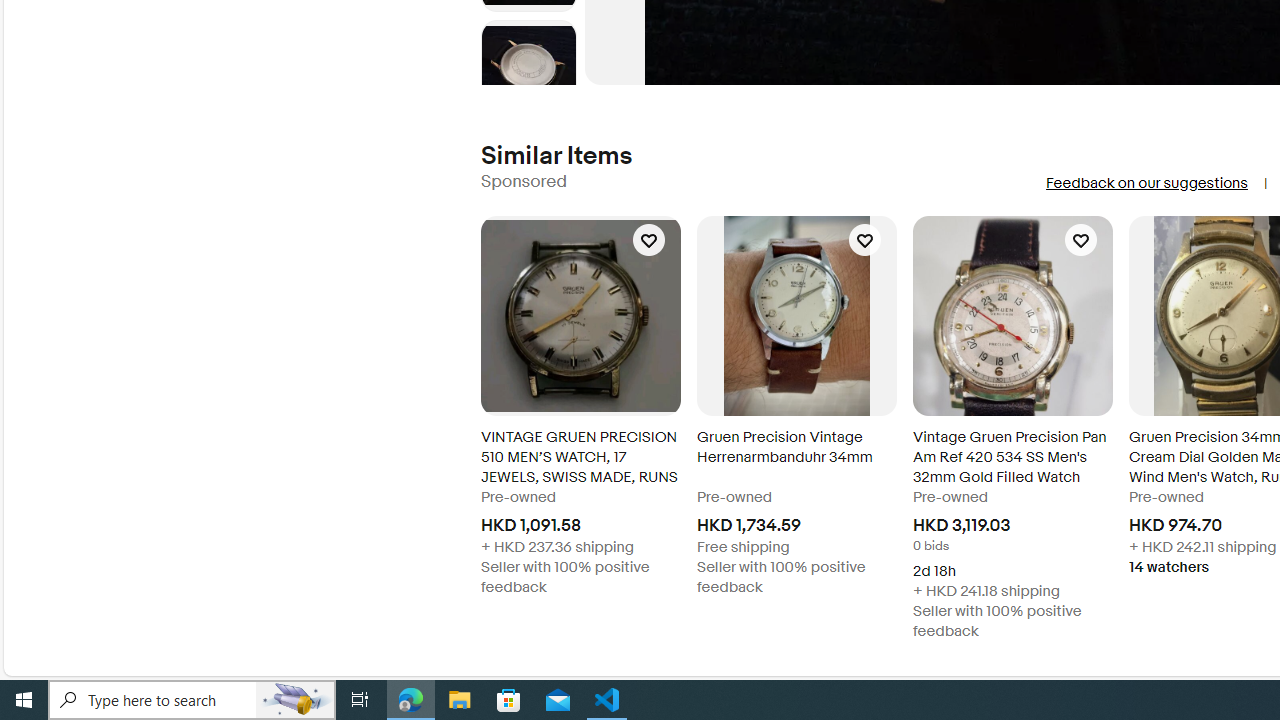 The height and width of the screenshot is (720, 1280). Describe the element at coordinates (528, 67) in the screenshot. I see `'Picture 6 of 8'` at that location.